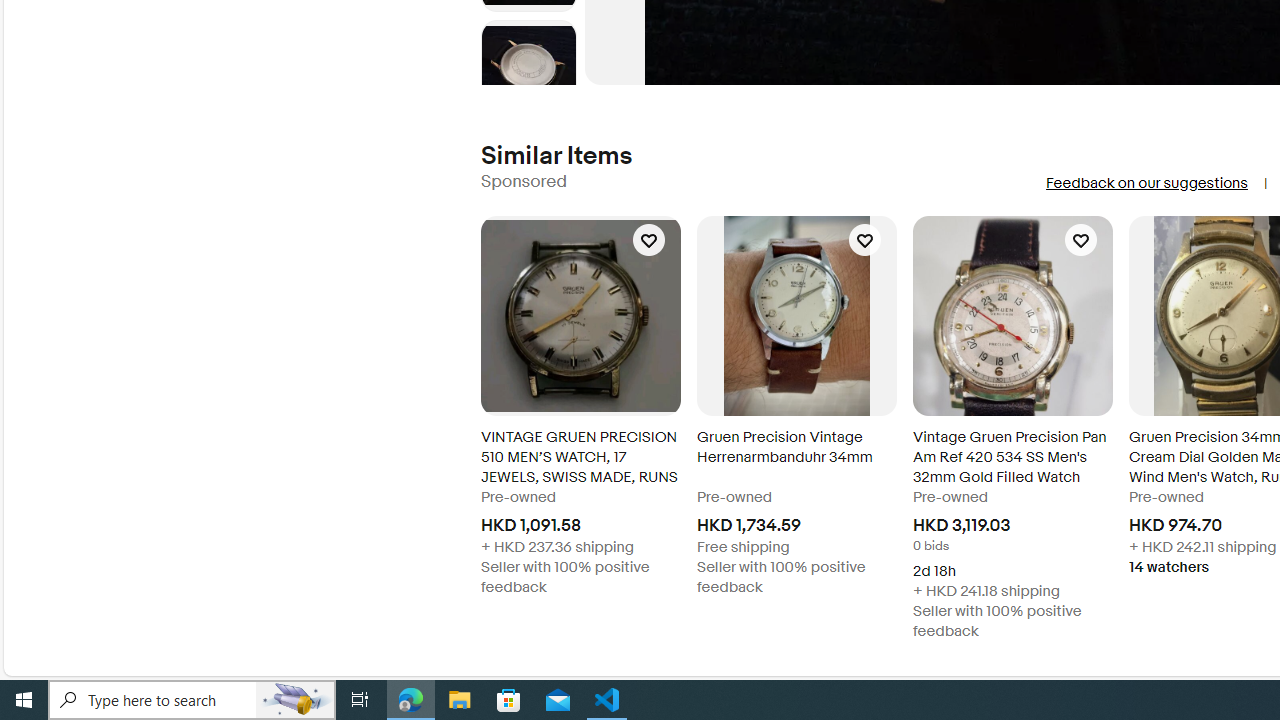 The height and width of the screenshot is (720, 1280). Describe the element at coordinates (528, 67) in the screenshot. I see `'Picture 6 of 8'` at that location.